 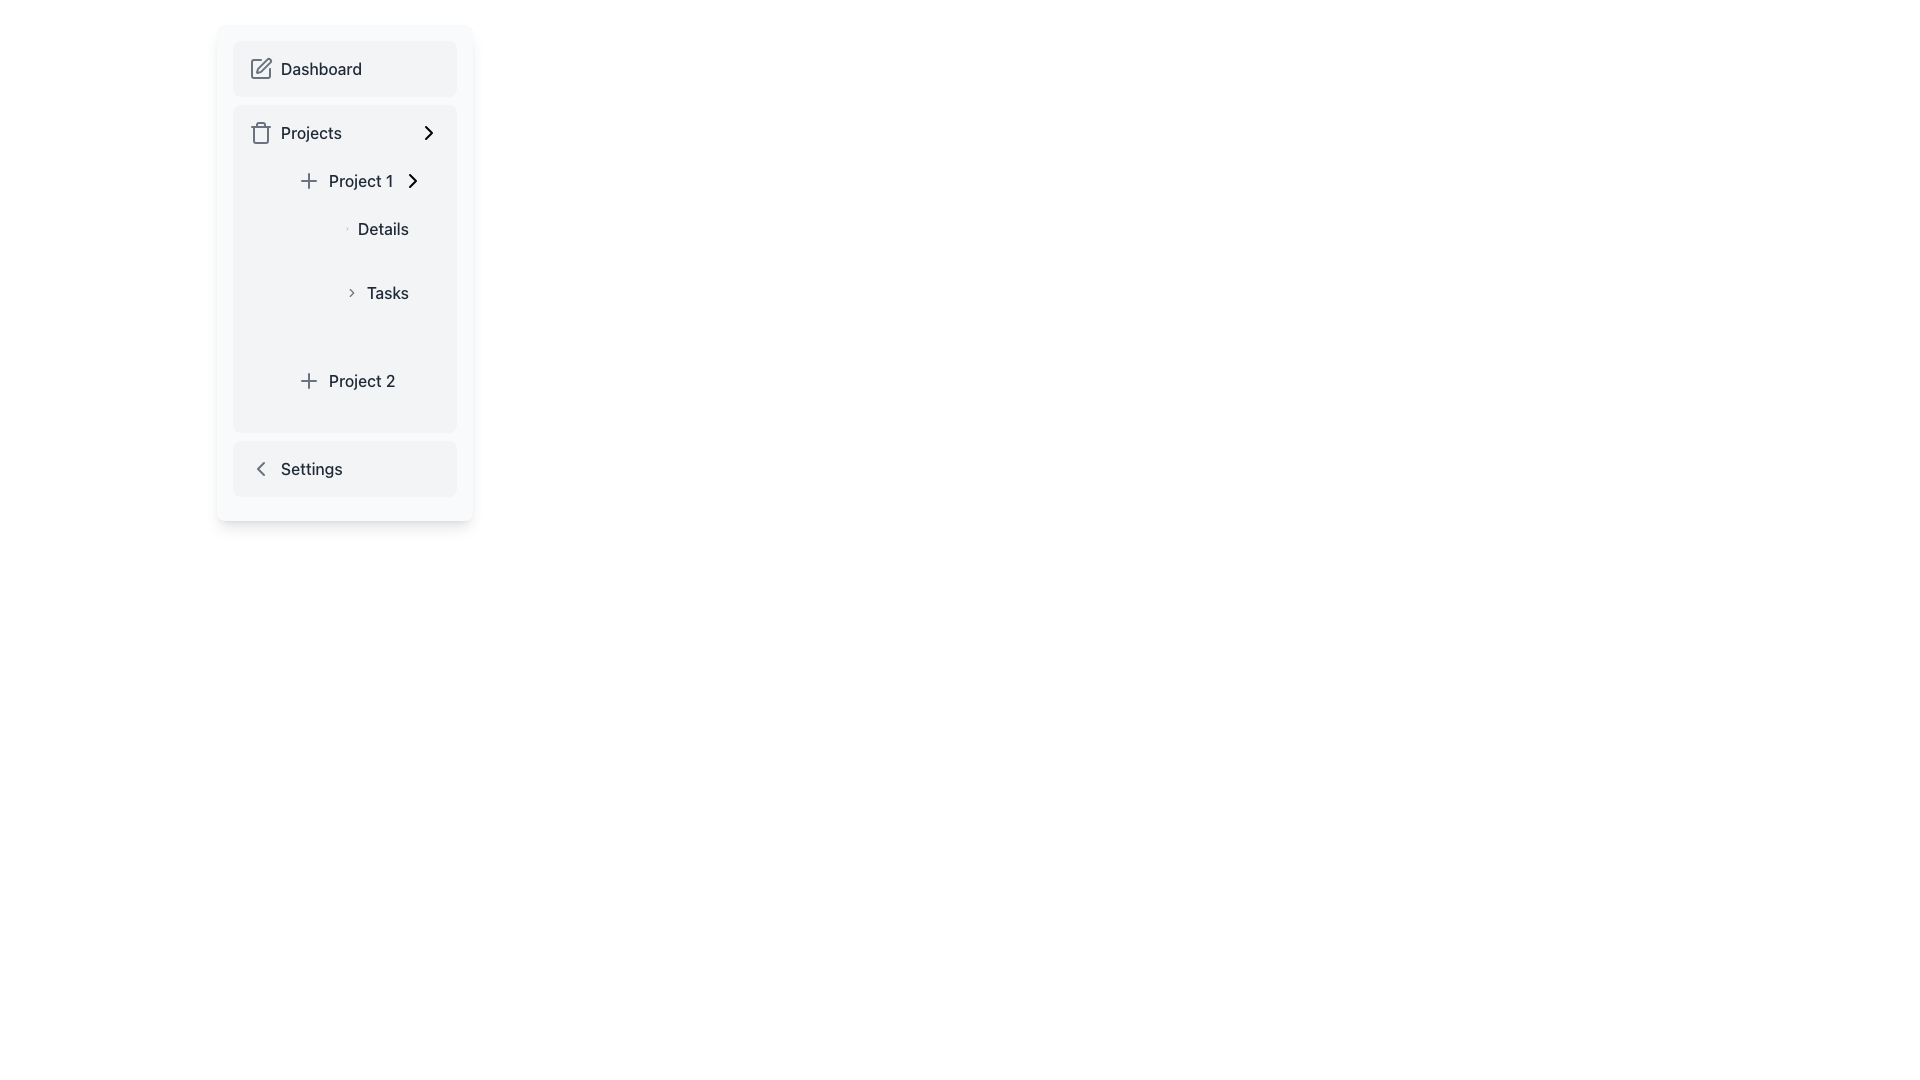 What do you see at coordinates (388, 293) in the screenshot?
I see `the 'Tasks' text label located under the 'Projects' section in the left-hand navigation panel, specifically after the 'Details' option` at bounding box center [388, 293].